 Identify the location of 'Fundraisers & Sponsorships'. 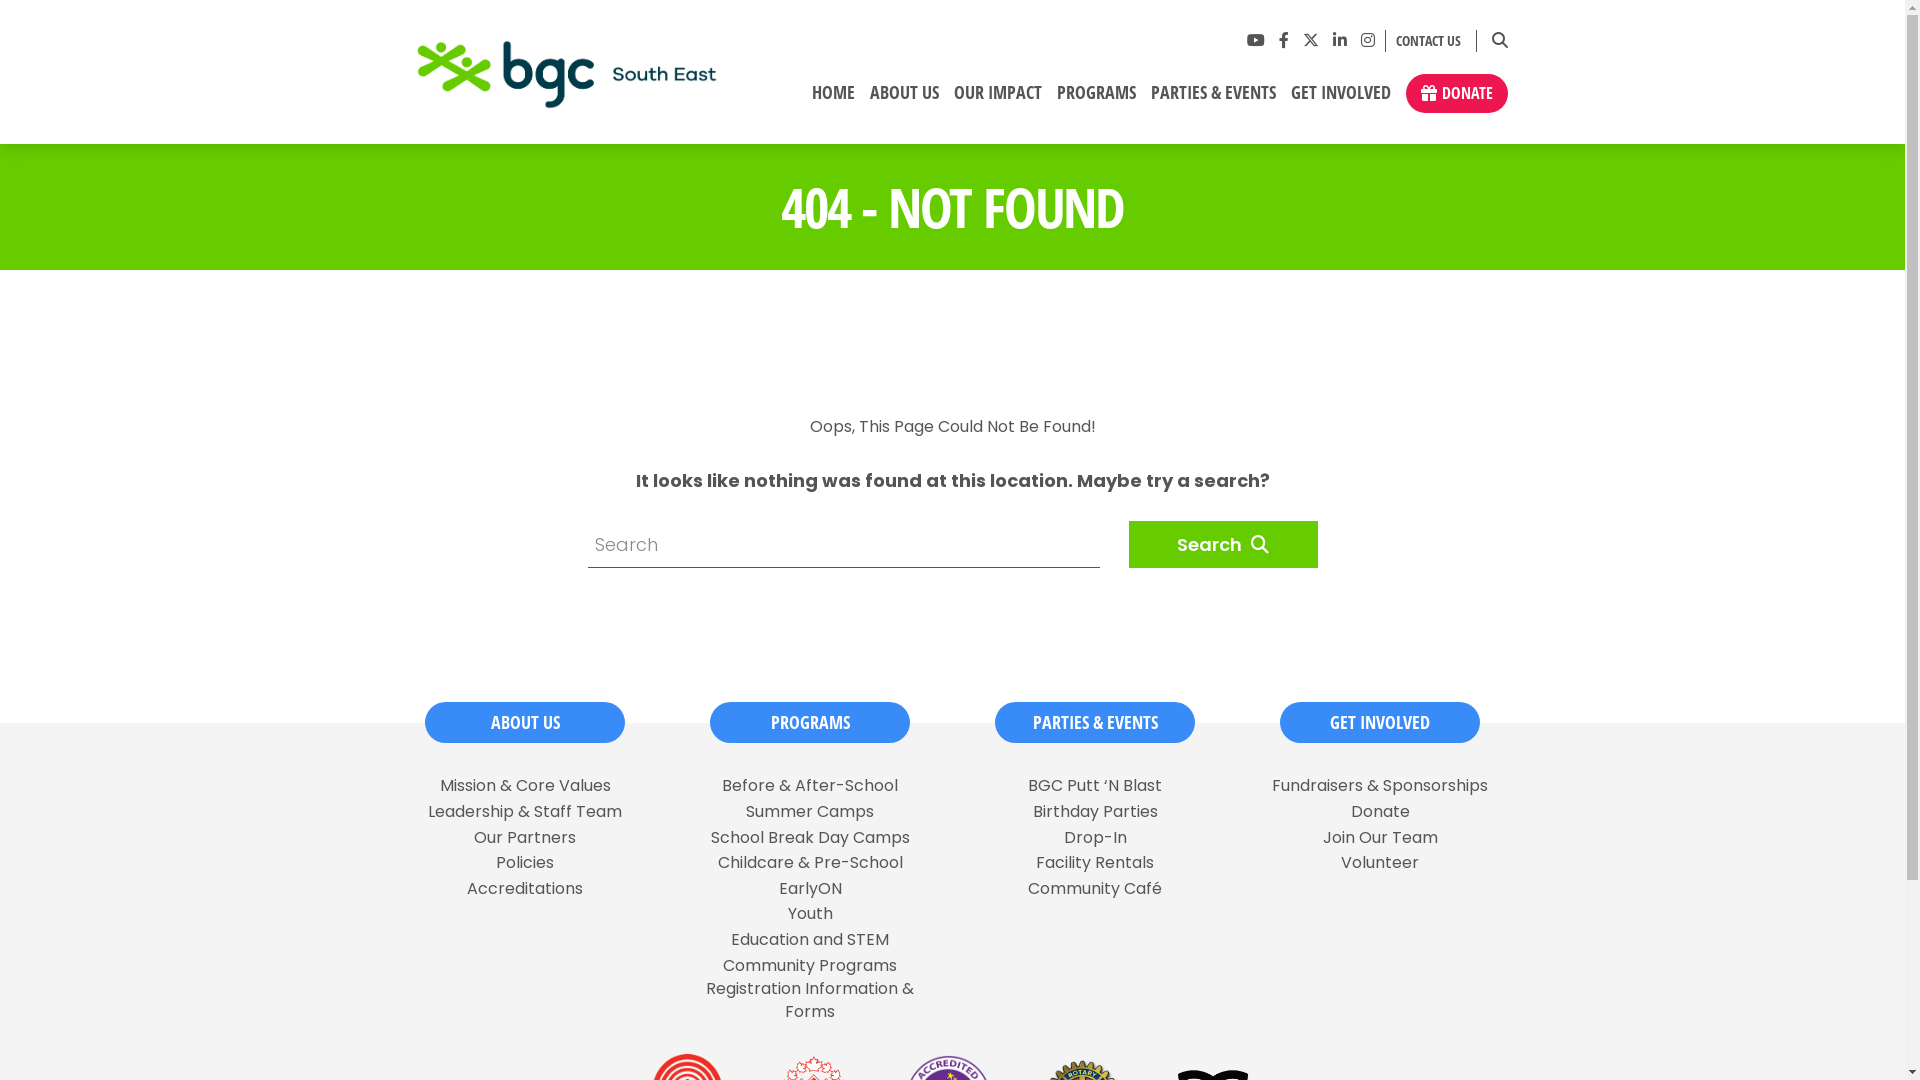
(1379, 785).